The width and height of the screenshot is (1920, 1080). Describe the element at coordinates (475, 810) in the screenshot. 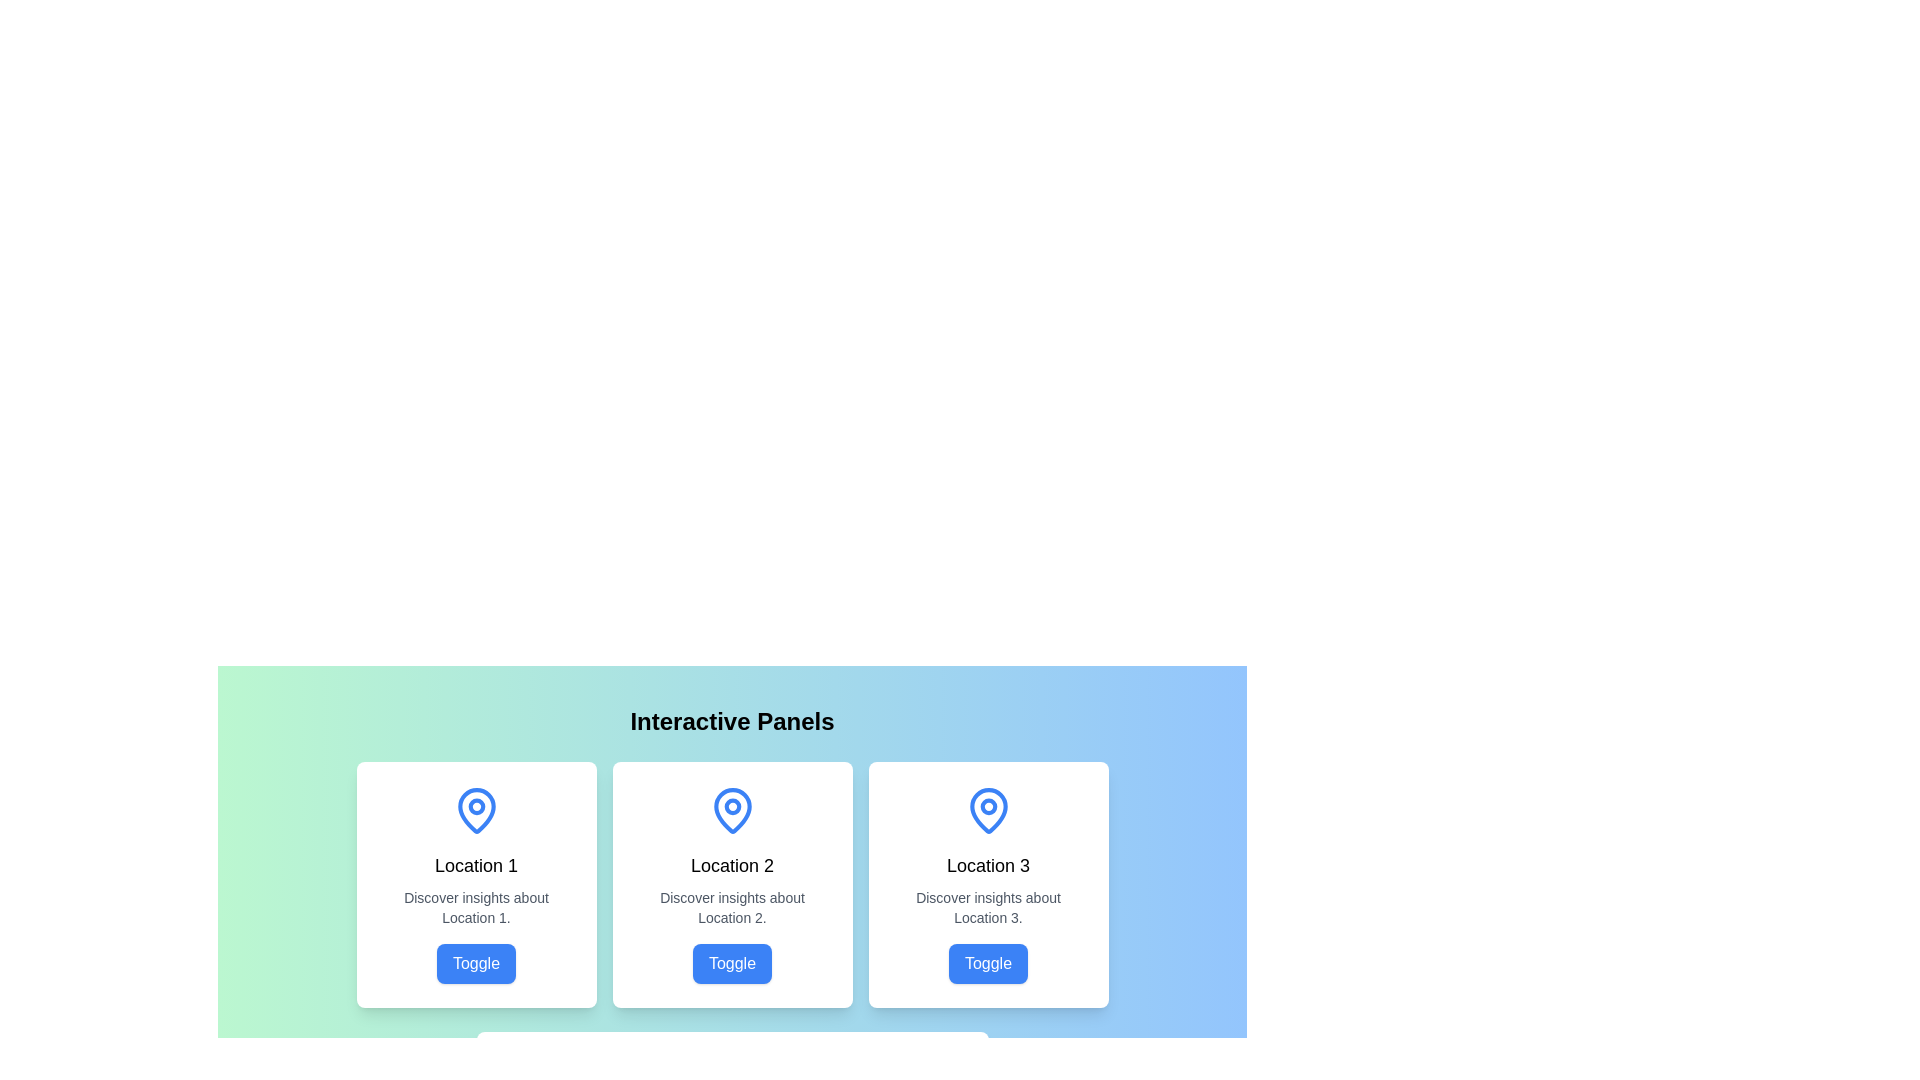

I see `the blue map pin icon located at the top-center of the card labeled 'Location 1'` at that location.